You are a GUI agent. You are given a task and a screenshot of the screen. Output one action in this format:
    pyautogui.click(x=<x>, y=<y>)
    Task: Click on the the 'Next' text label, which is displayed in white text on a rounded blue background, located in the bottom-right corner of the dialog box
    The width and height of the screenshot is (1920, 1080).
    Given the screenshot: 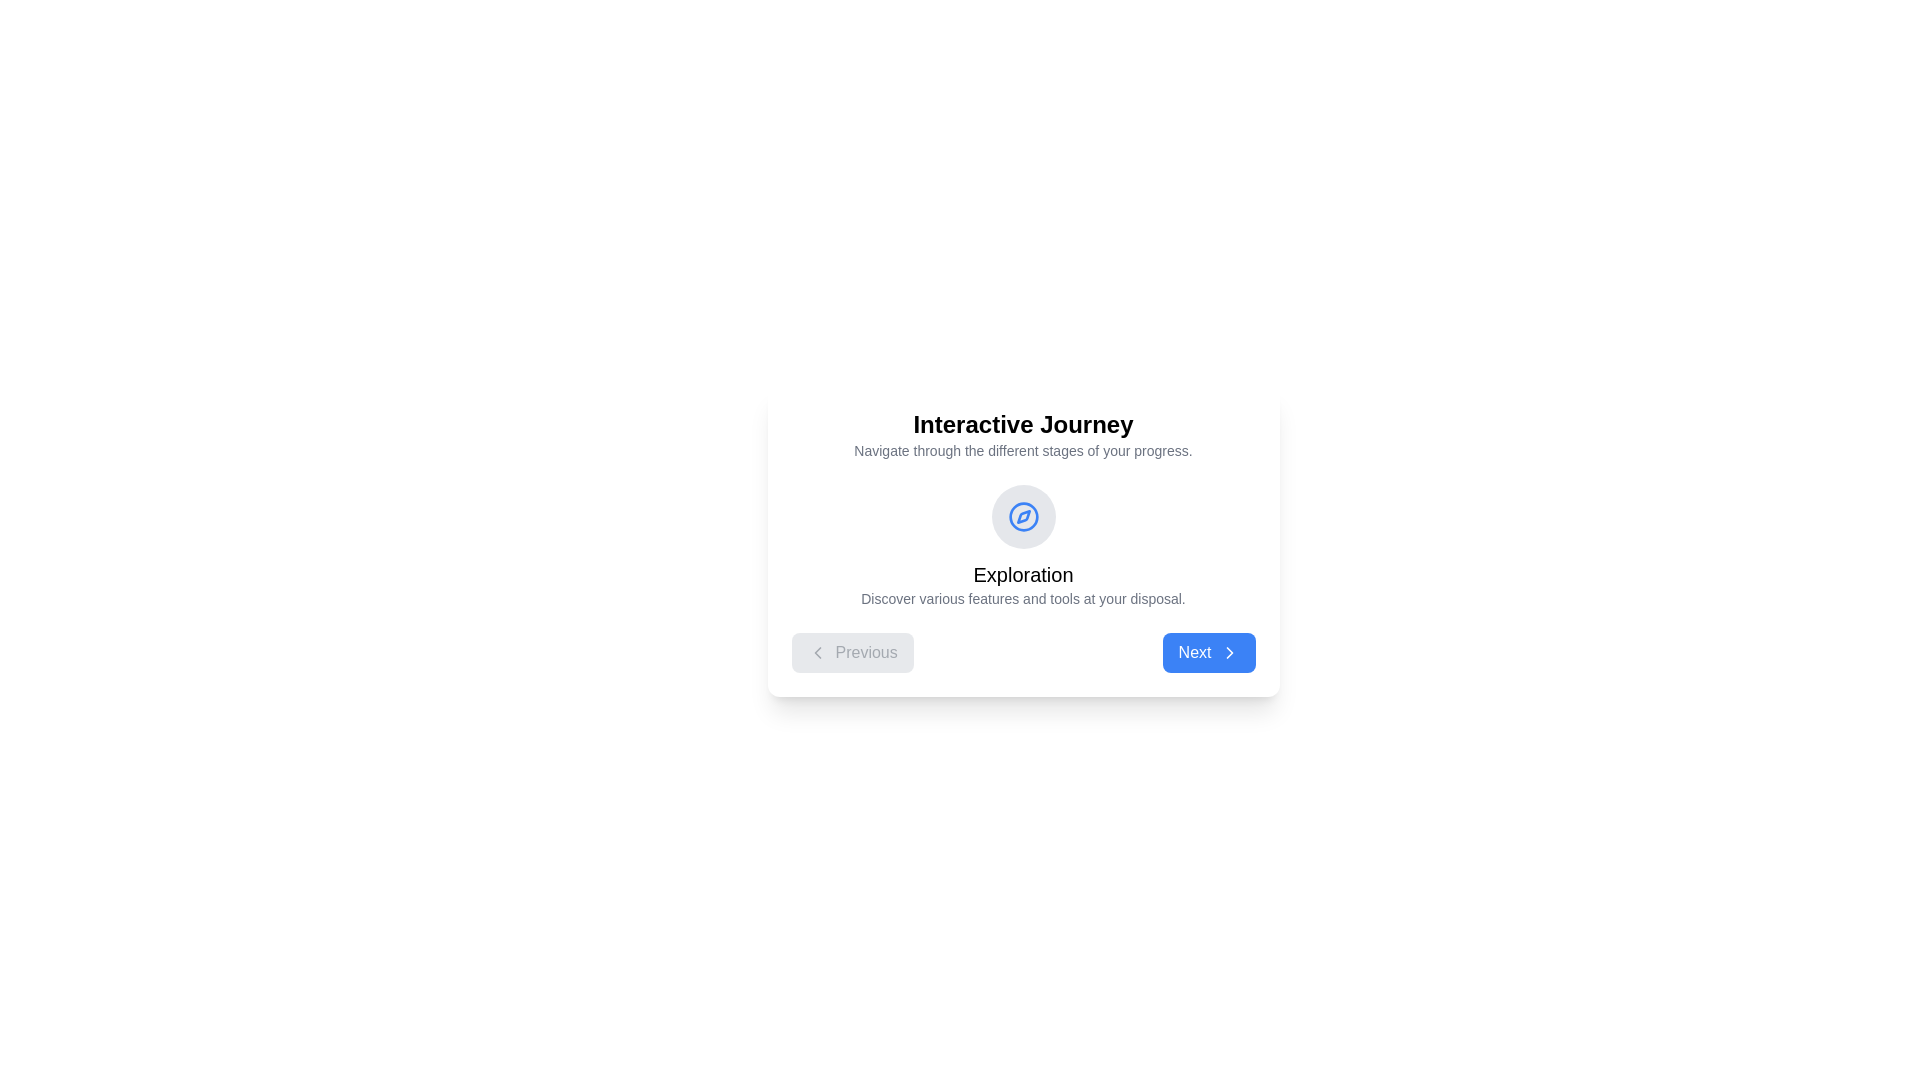 What is the action you would take?
    pyautogui.click(x=1195, y=652)
    